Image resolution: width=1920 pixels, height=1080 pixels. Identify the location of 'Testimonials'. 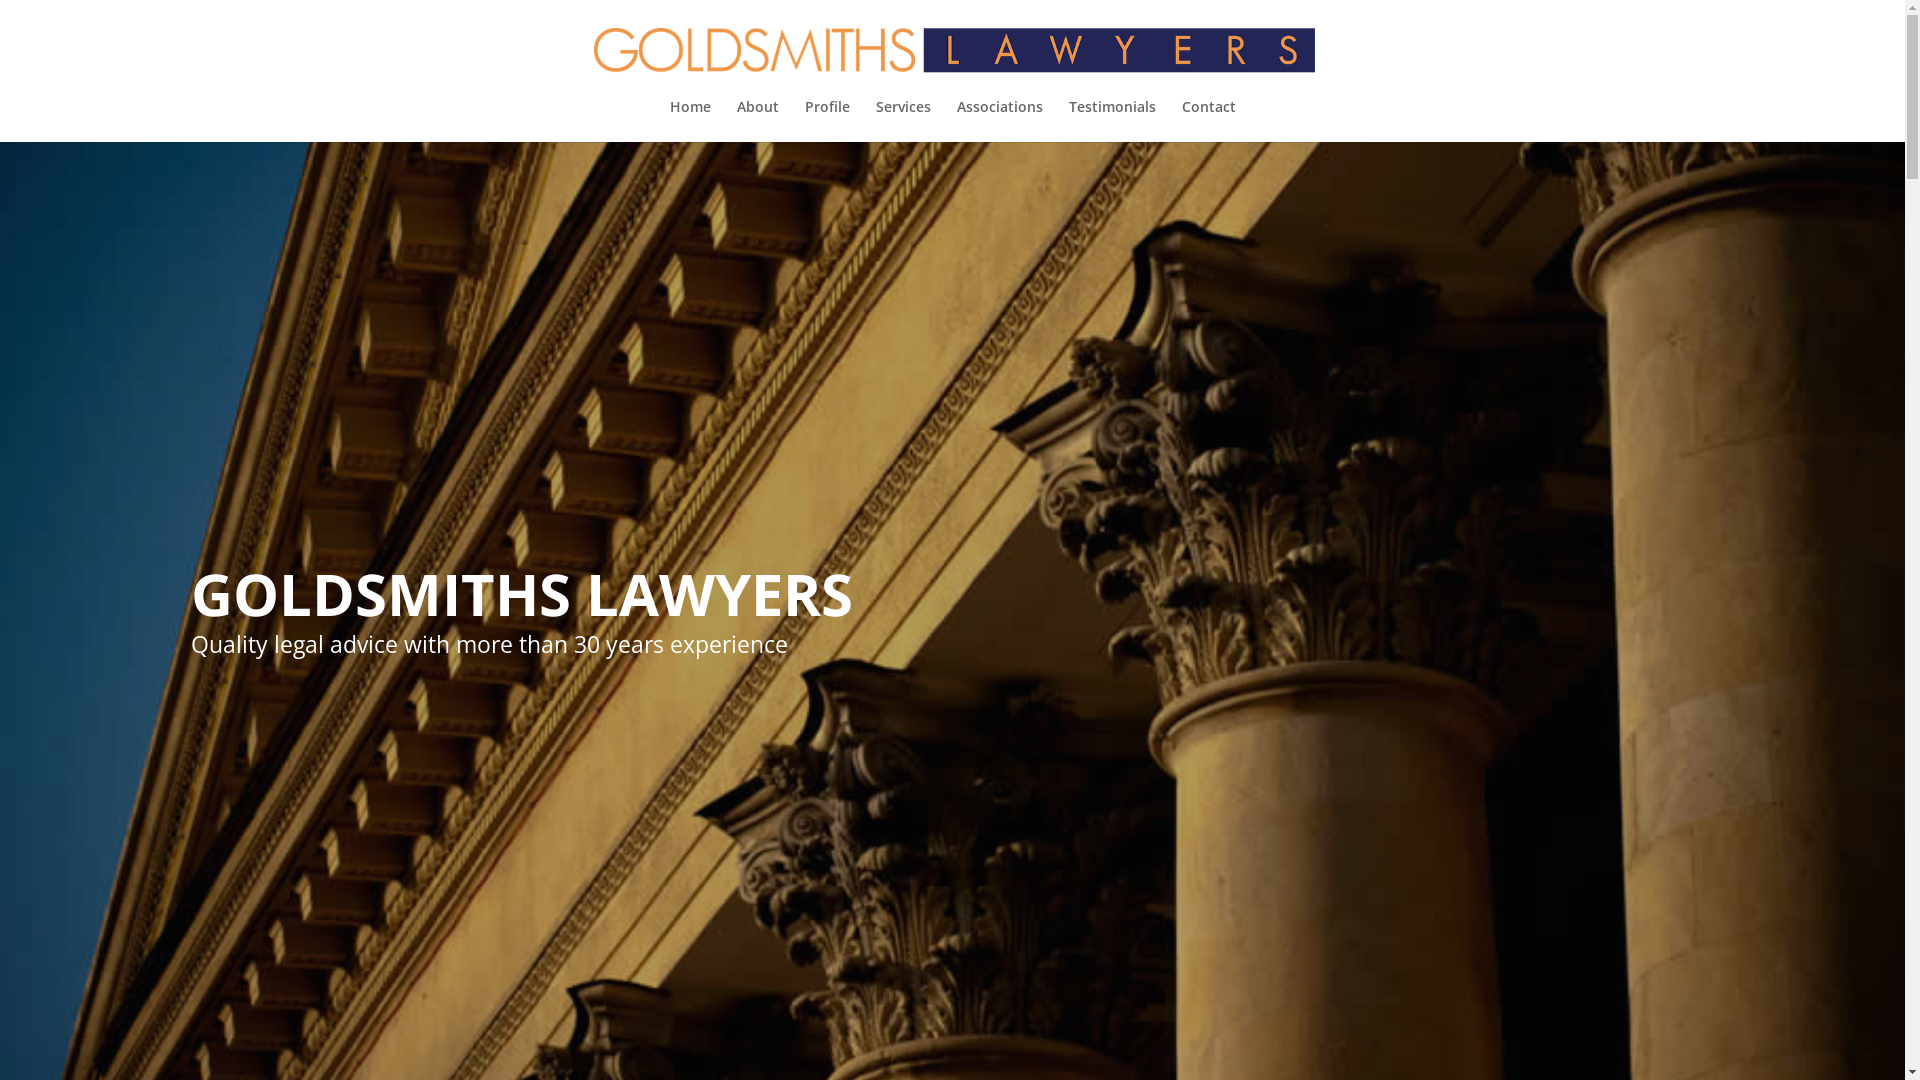
(1110, 120).